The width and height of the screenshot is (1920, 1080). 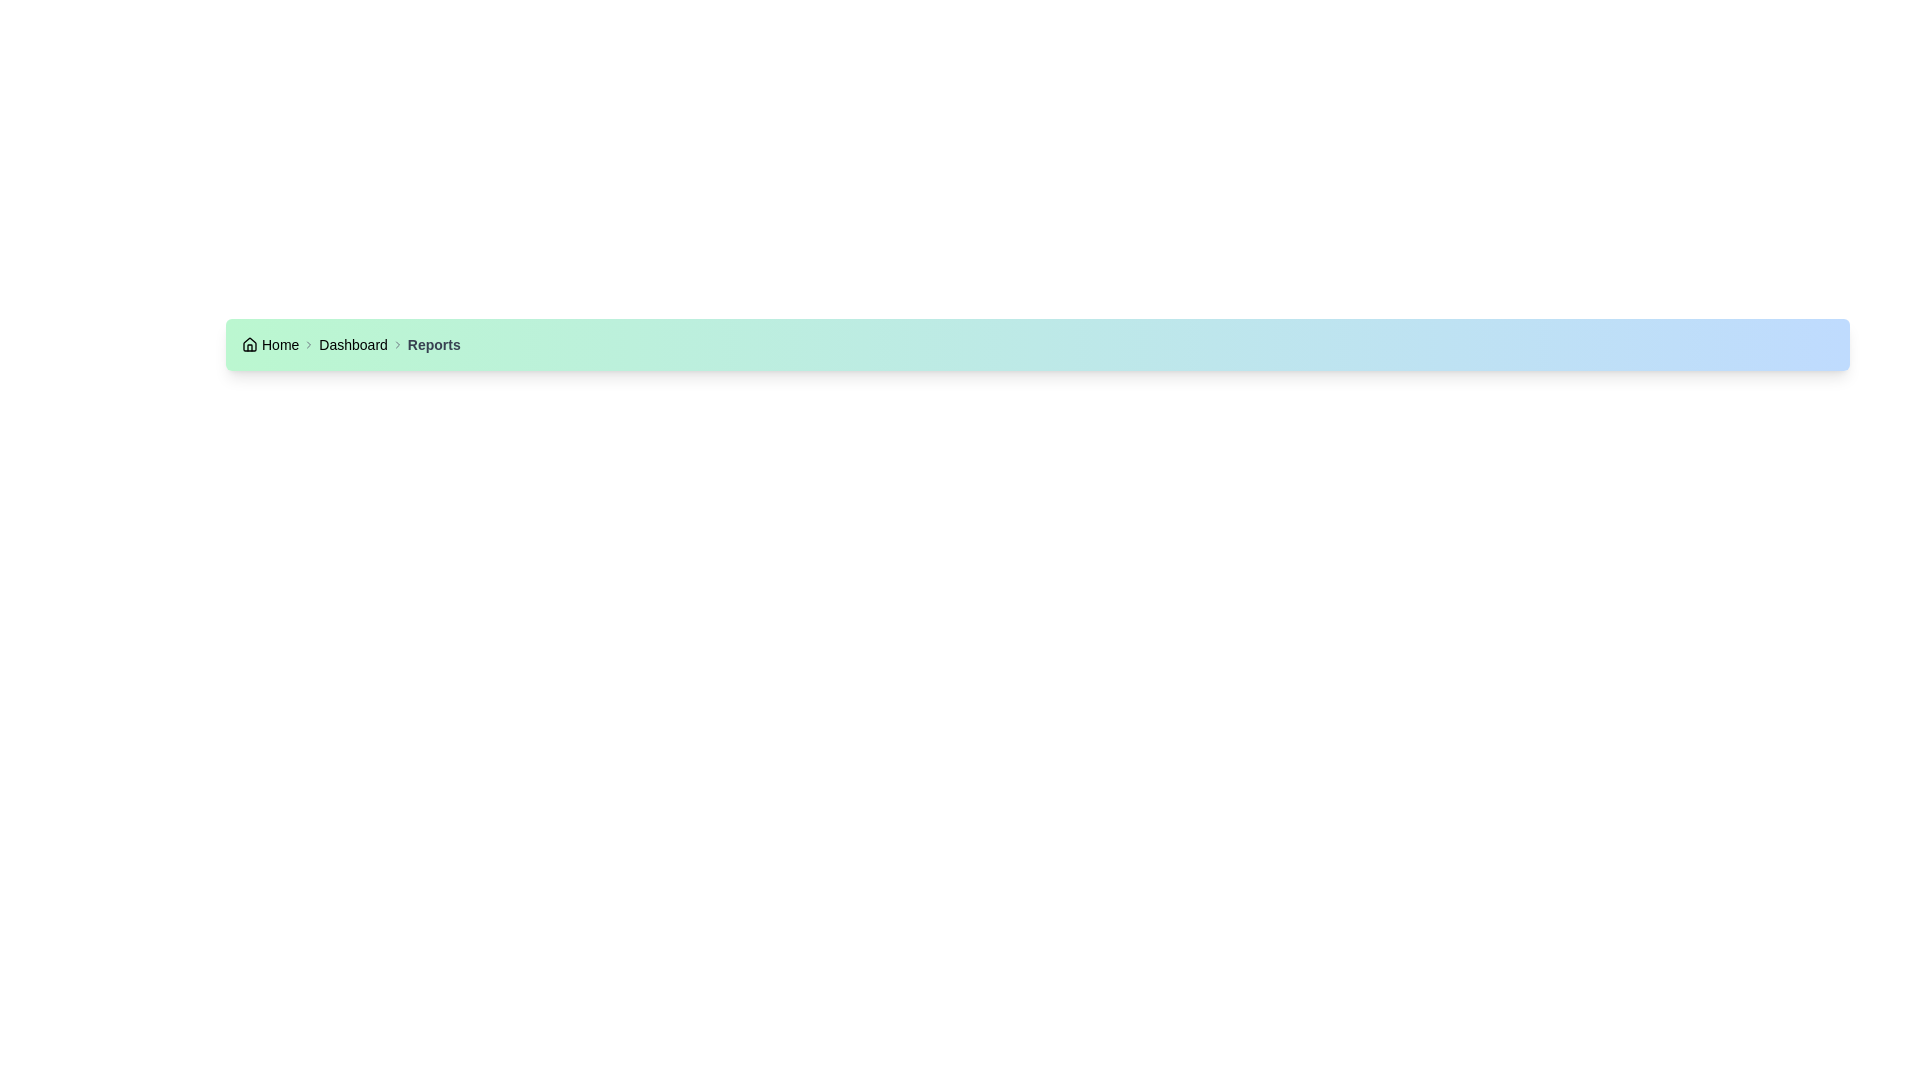 What do you see at coordinates (279, 343) in the screenshot?
I see `the 'Home' text label in the breadcrumb navigation` at bounding box center [279, 343].